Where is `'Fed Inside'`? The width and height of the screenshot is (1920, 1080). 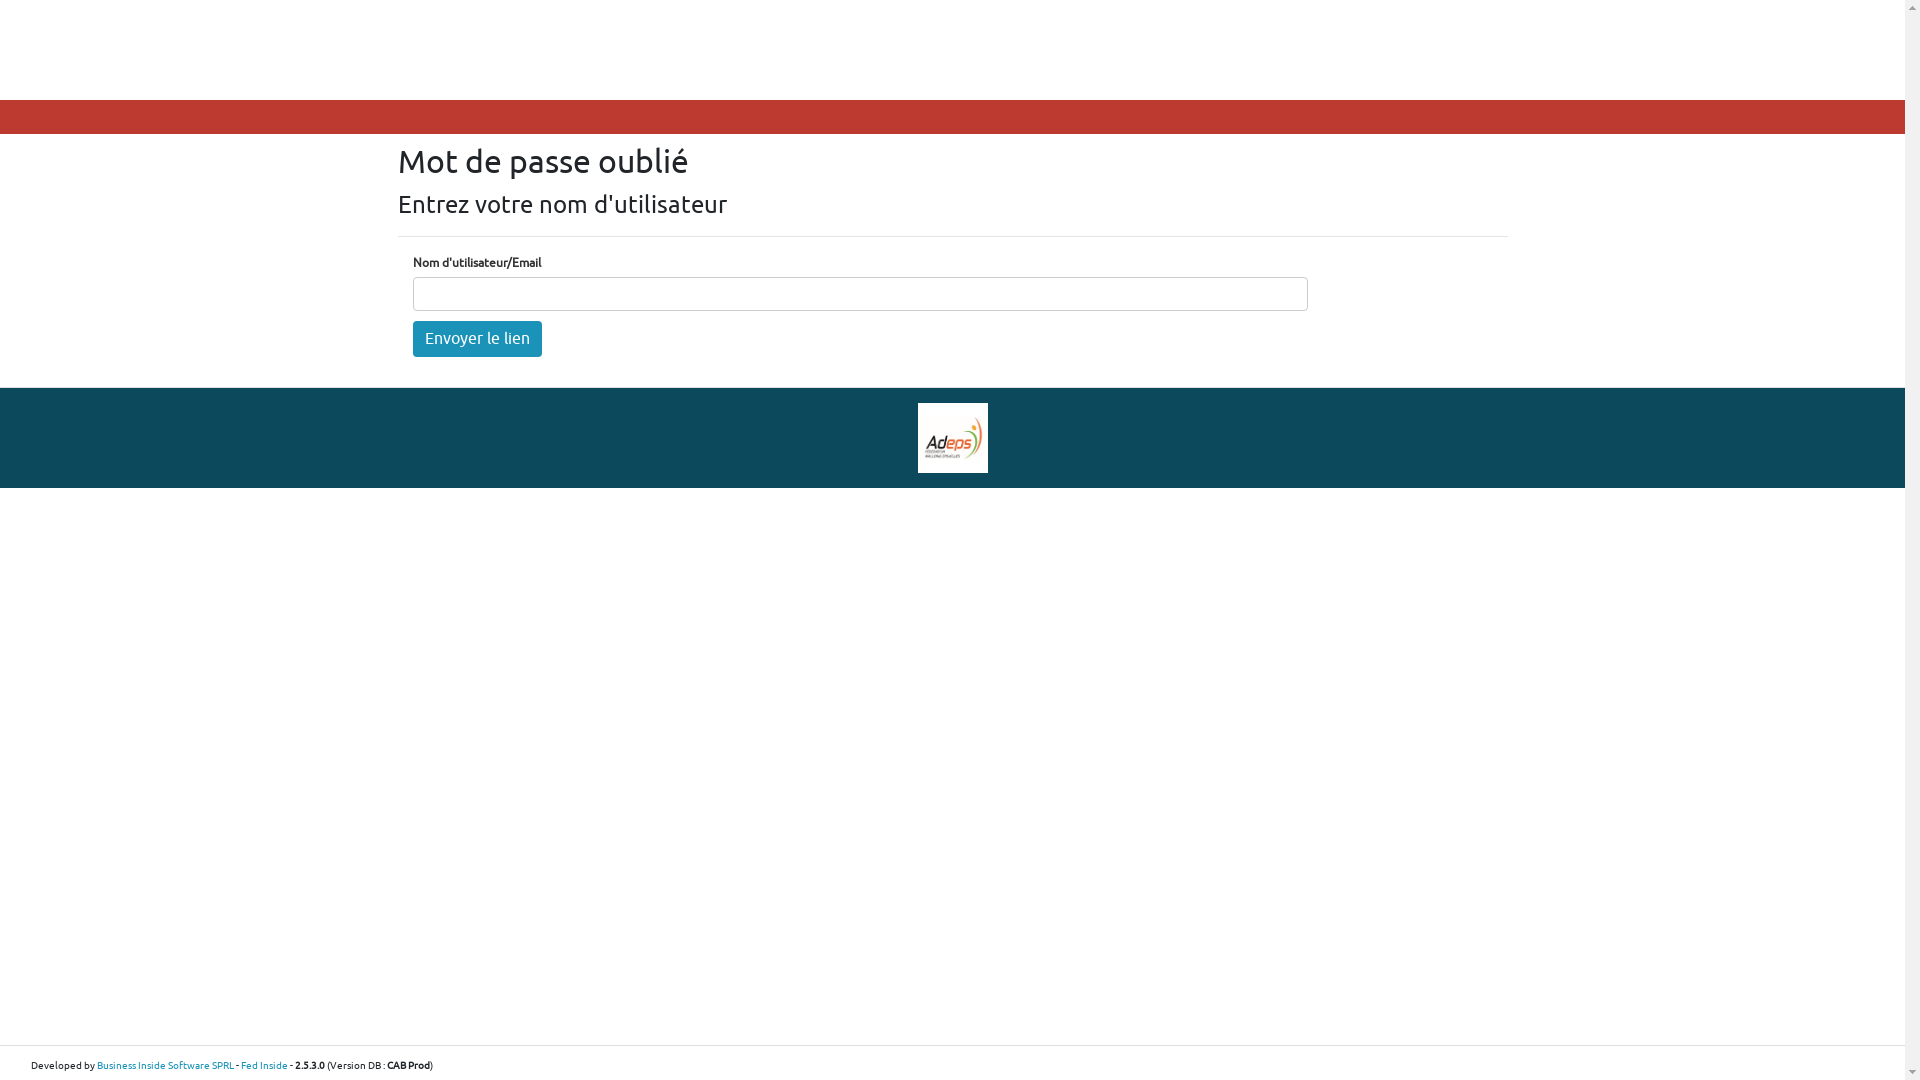 'Fed Inside' is located at coordinates (263, 1064).